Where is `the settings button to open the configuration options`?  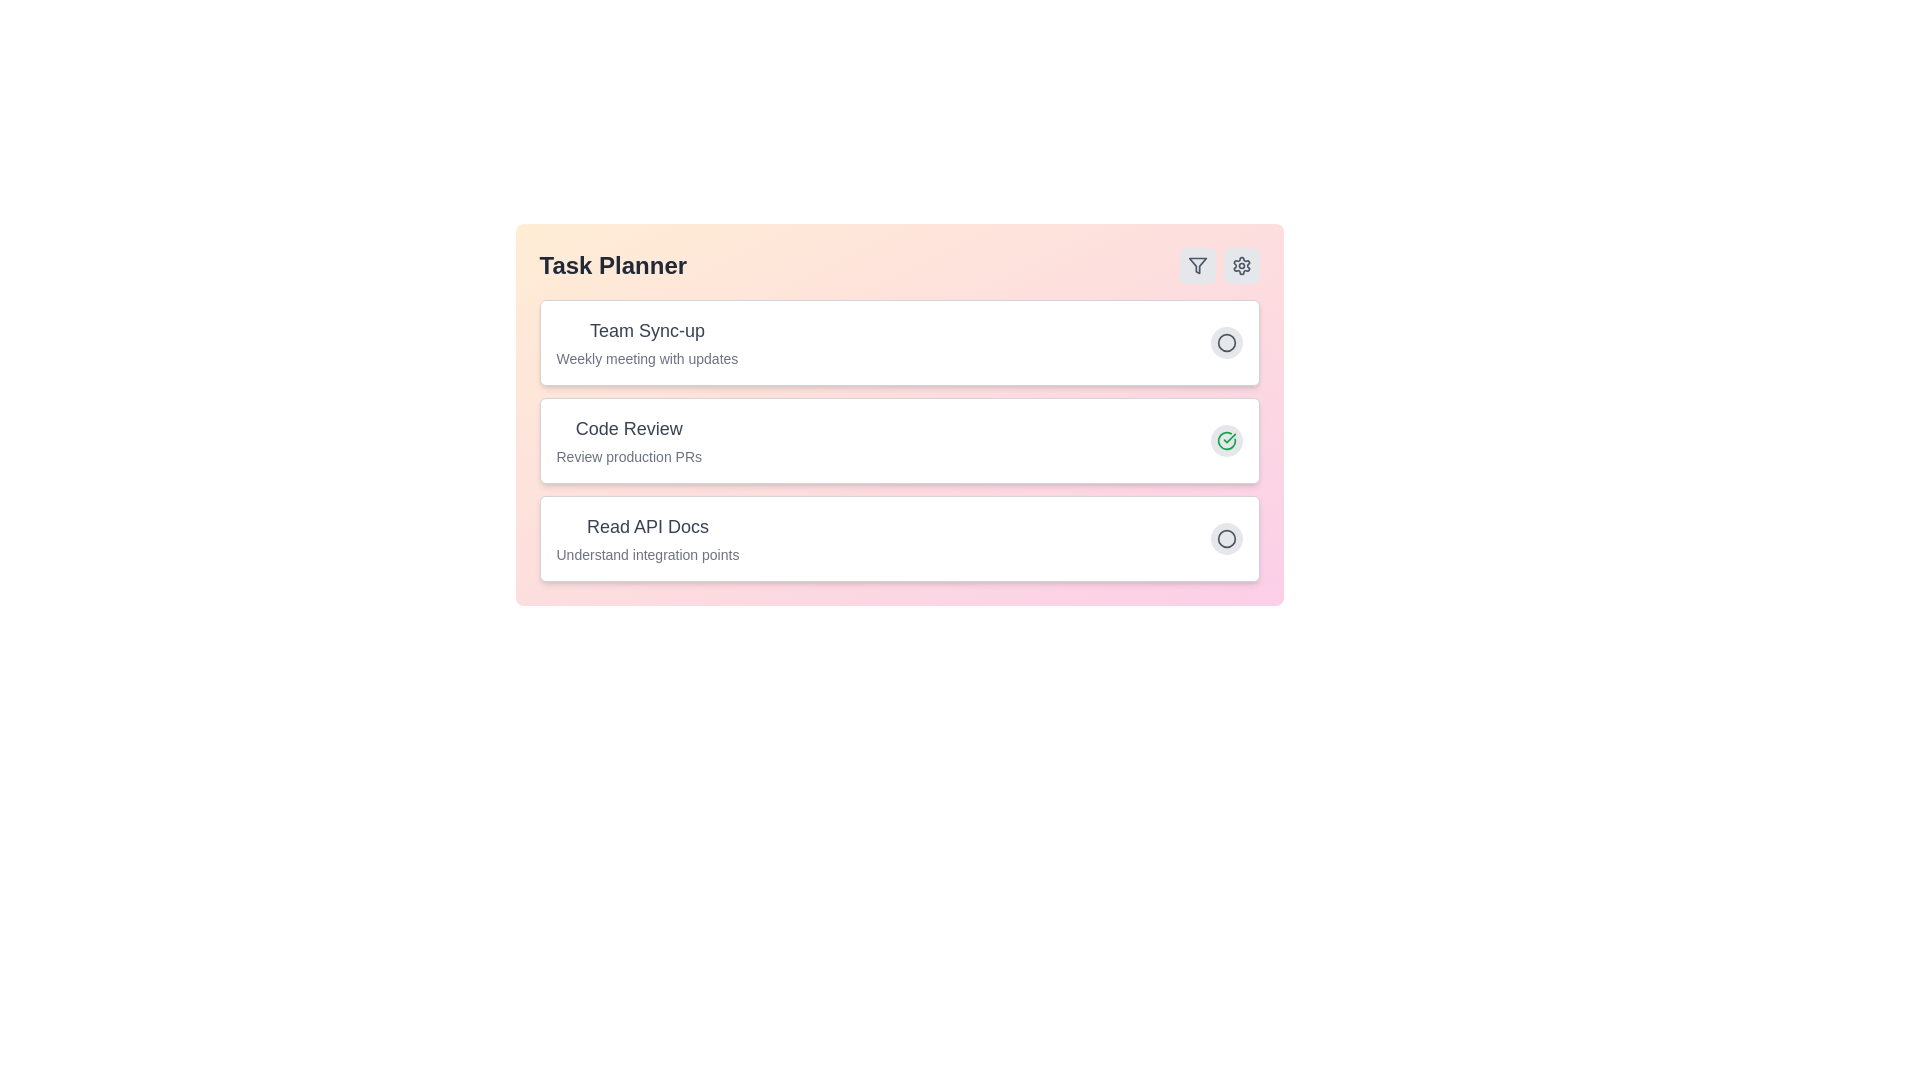 the settings button to open the configuration options is located at coordinates (1240, 265).